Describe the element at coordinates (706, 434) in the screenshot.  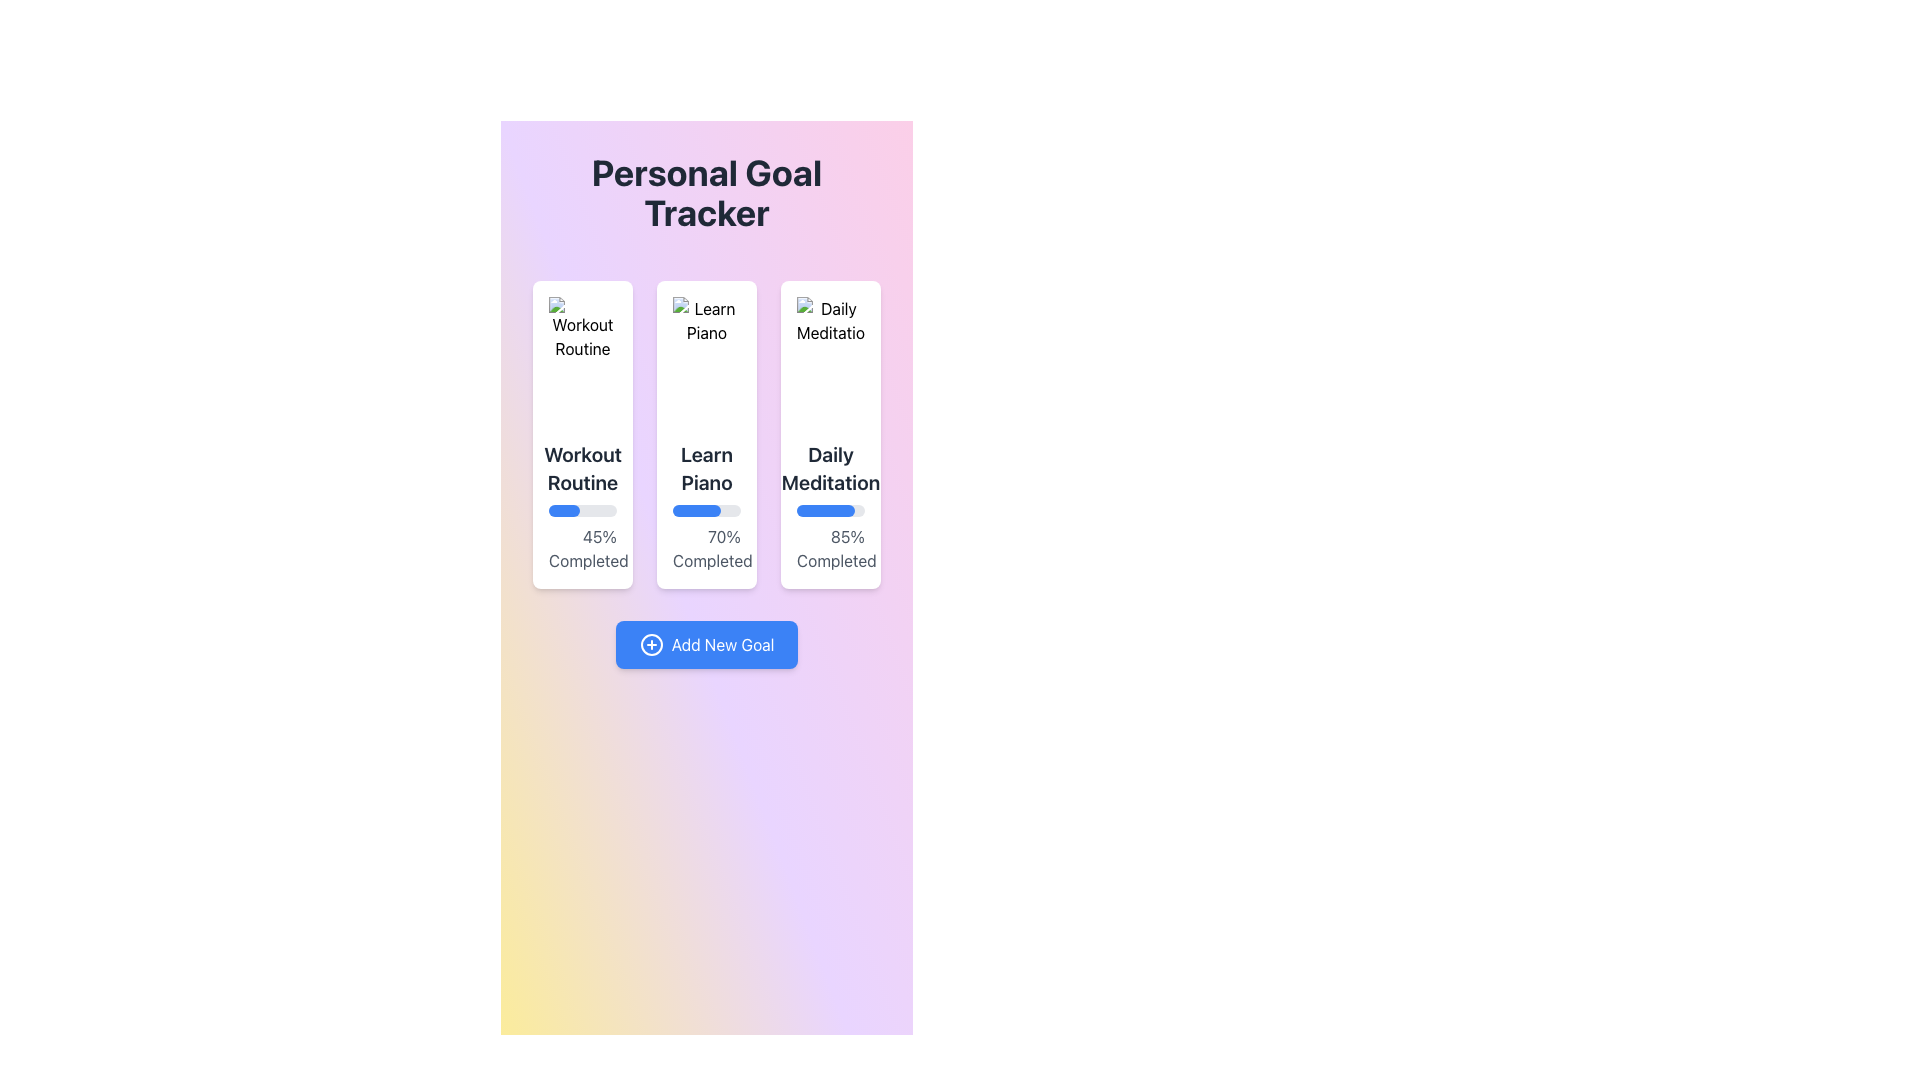
I see `the display card component that shows the progress of the 'Learn Piano' goal, which is the second card in a row of three, positioned in the middle of a grid layout` at that location.